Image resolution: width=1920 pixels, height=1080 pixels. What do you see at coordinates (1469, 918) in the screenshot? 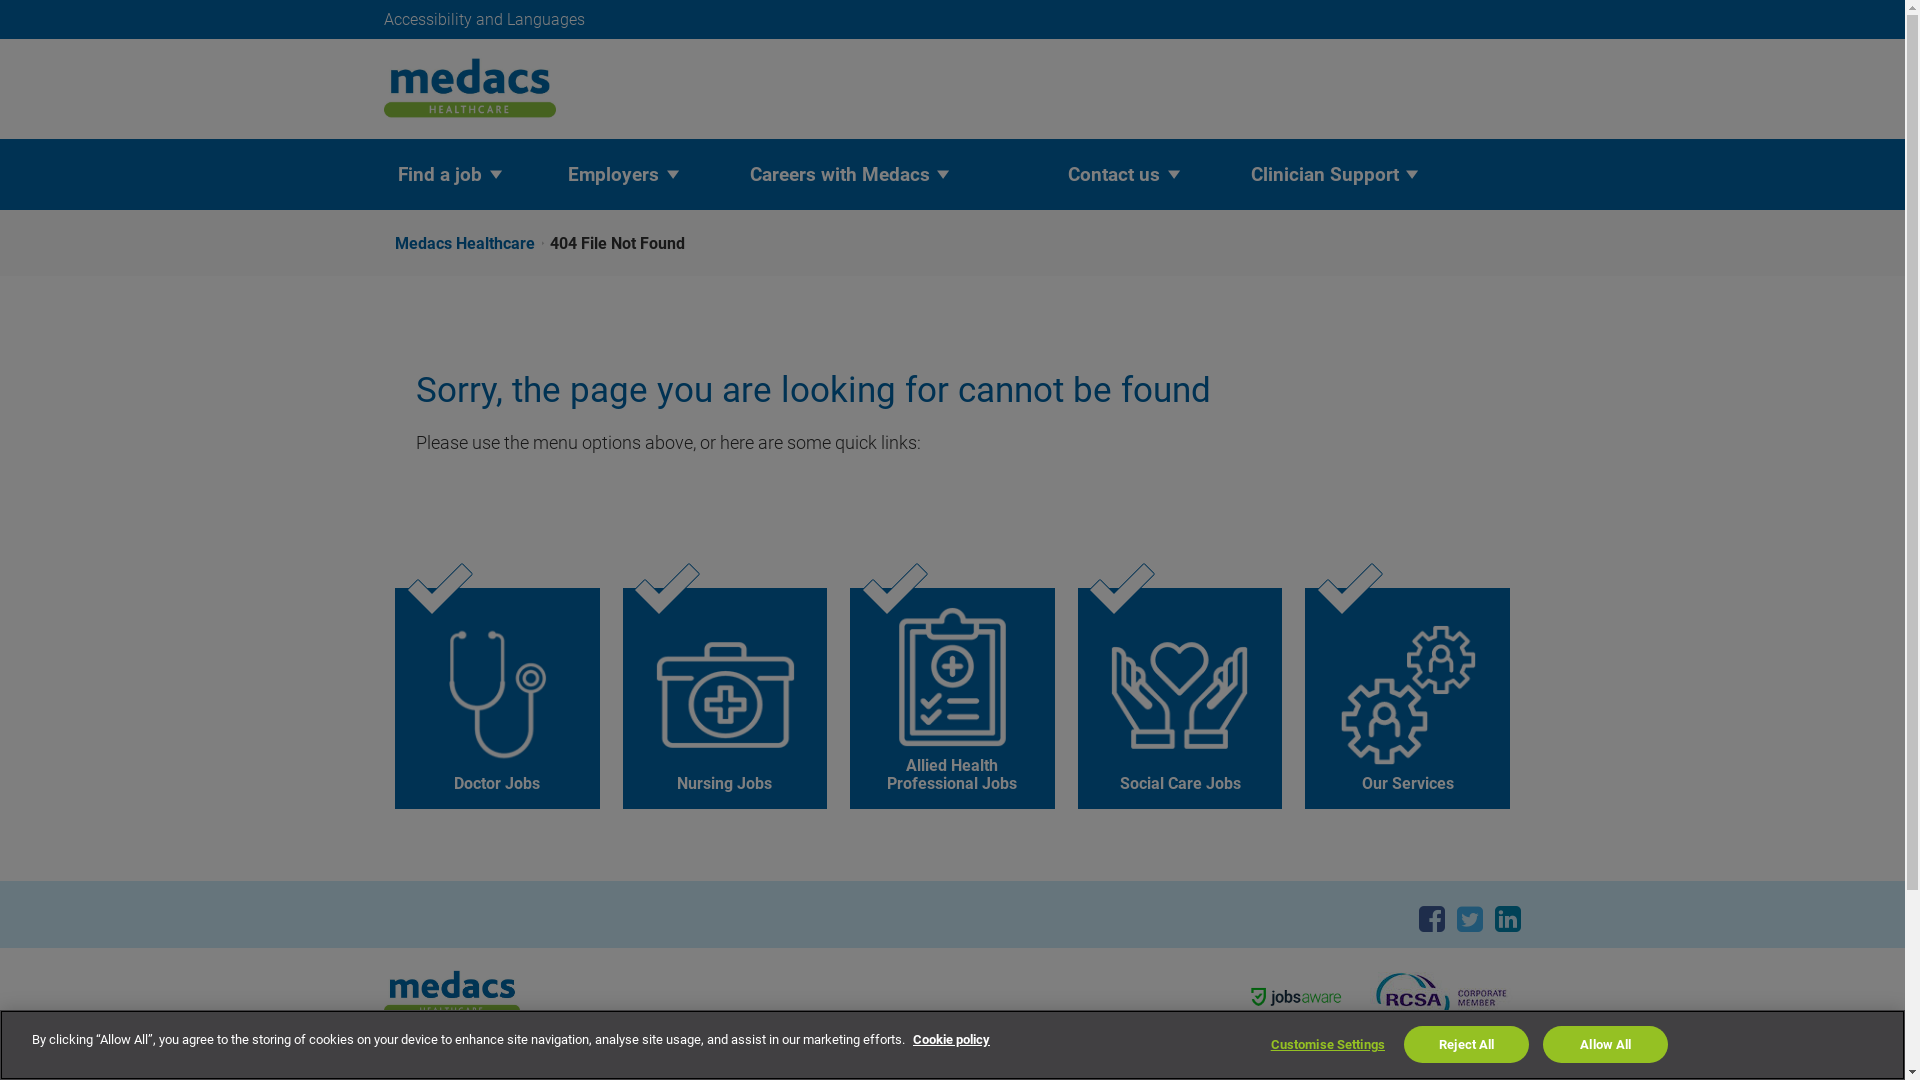
I see `'Twitter'` at bounding box center [1469, 918].